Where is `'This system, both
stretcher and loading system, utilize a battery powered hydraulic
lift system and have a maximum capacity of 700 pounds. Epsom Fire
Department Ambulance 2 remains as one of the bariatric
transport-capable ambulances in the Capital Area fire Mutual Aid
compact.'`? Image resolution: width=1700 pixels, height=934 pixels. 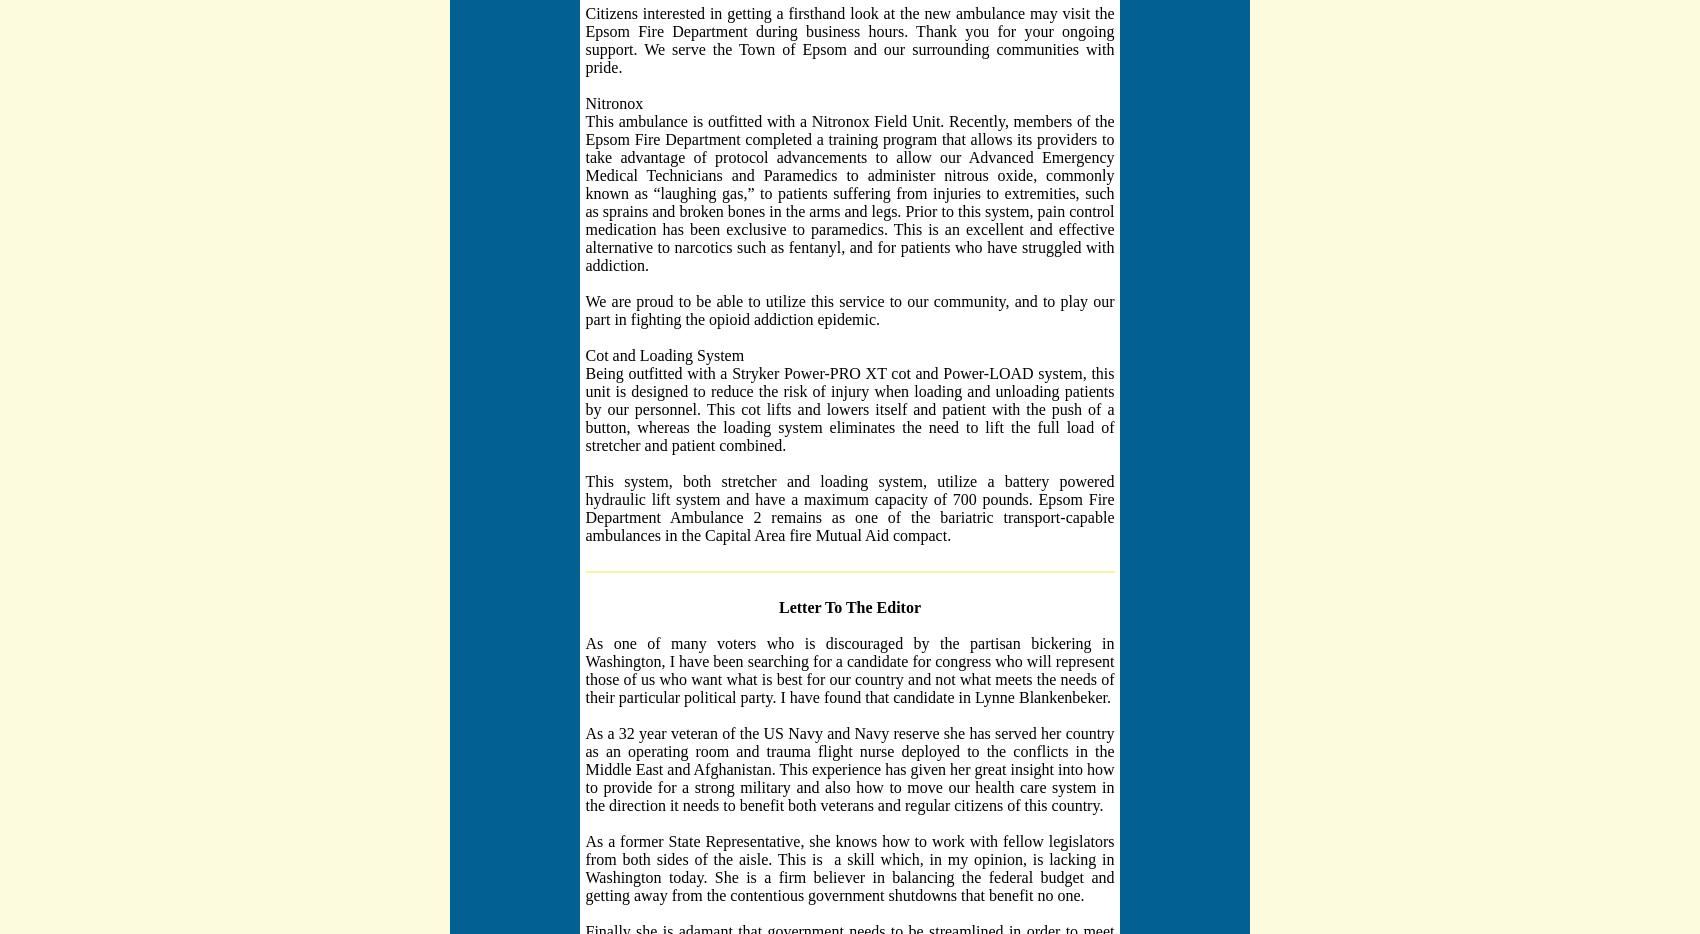 'This system, both
stretcher and loading system, utilize a battery powered hydraulic
lift system and have a maximum capacity of 700 pounds. Epsom Fire
Department Ambulance 2 remains as one of the bariatric
transport-capable ambulances in the Capital Area fire Mutual Aid
compact.' is located at coordinates (848, 506).